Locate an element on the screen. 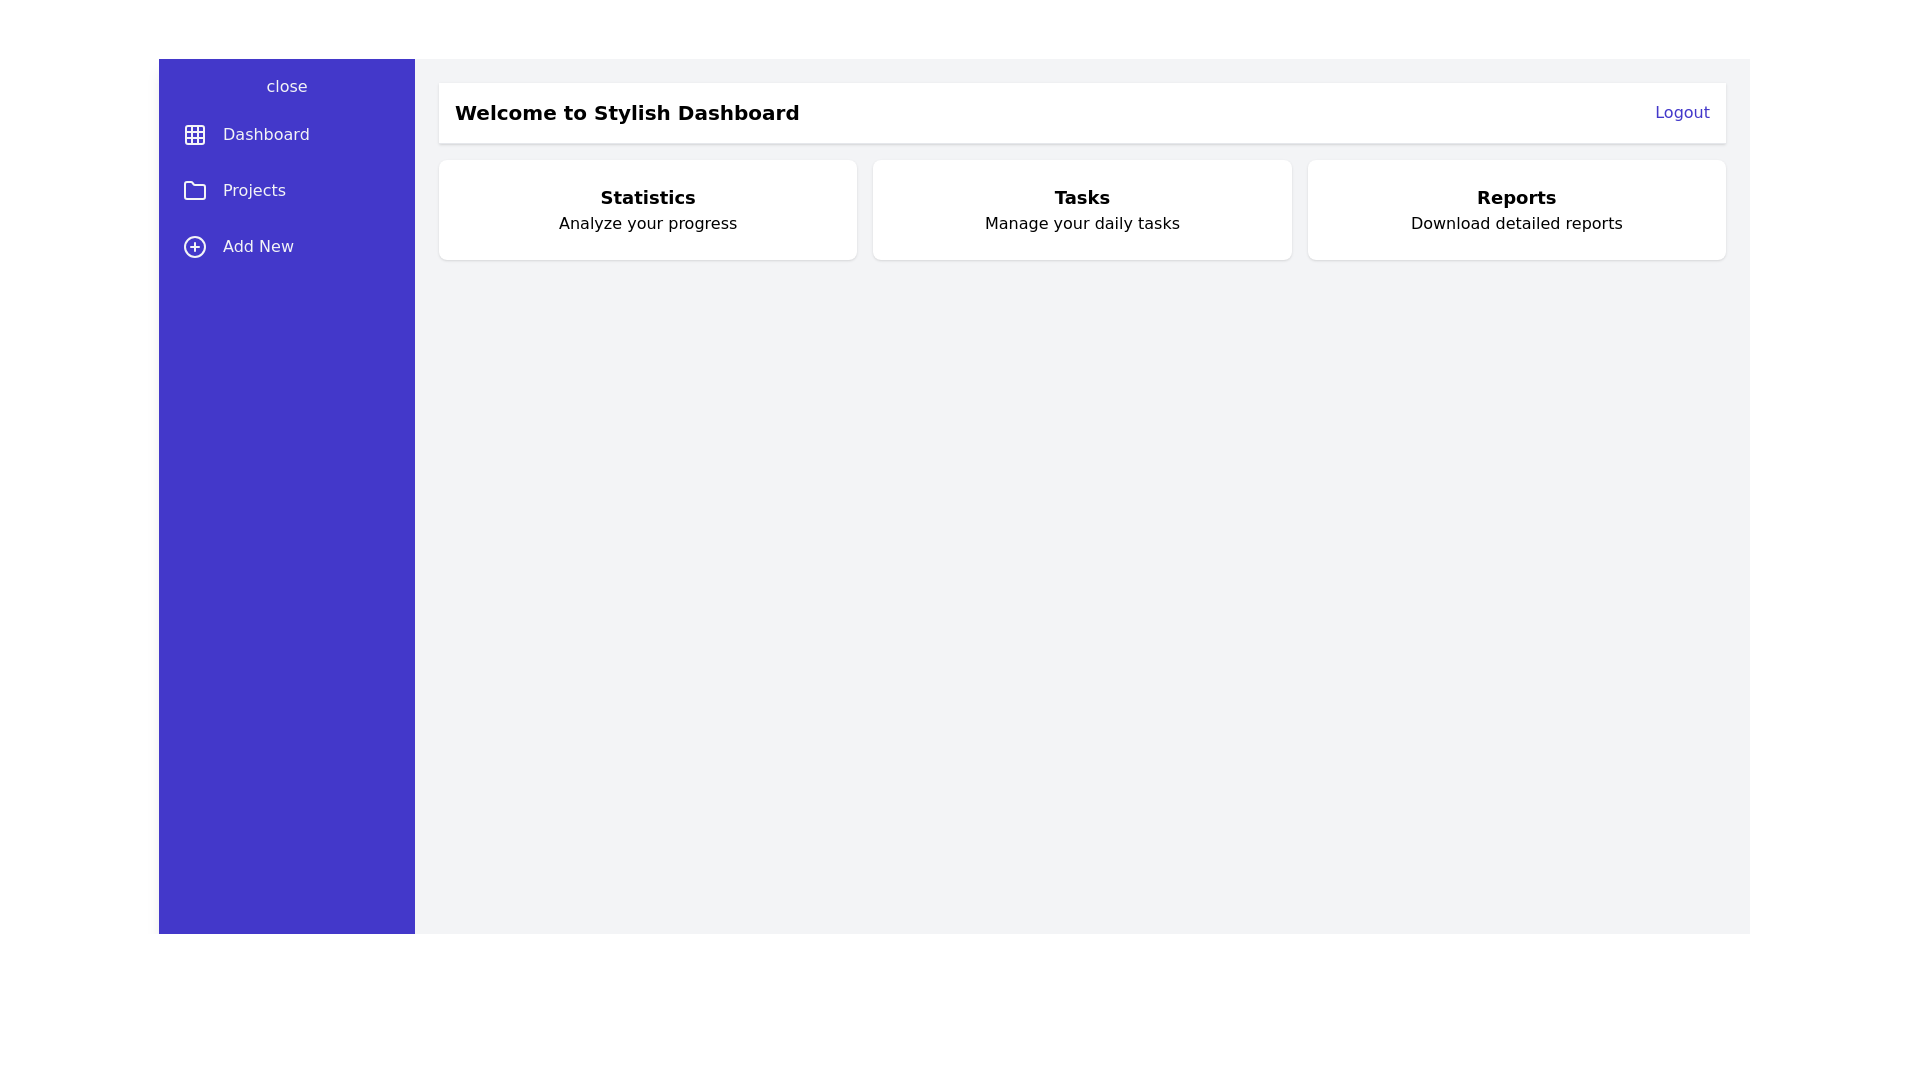 The height and width of the screenshot is (1080, 1920). the Informational card located in the top-right corner of the content area, which provides an overview of 'Reports' and allows access to detailed information is located at coordinates (1516, 209).